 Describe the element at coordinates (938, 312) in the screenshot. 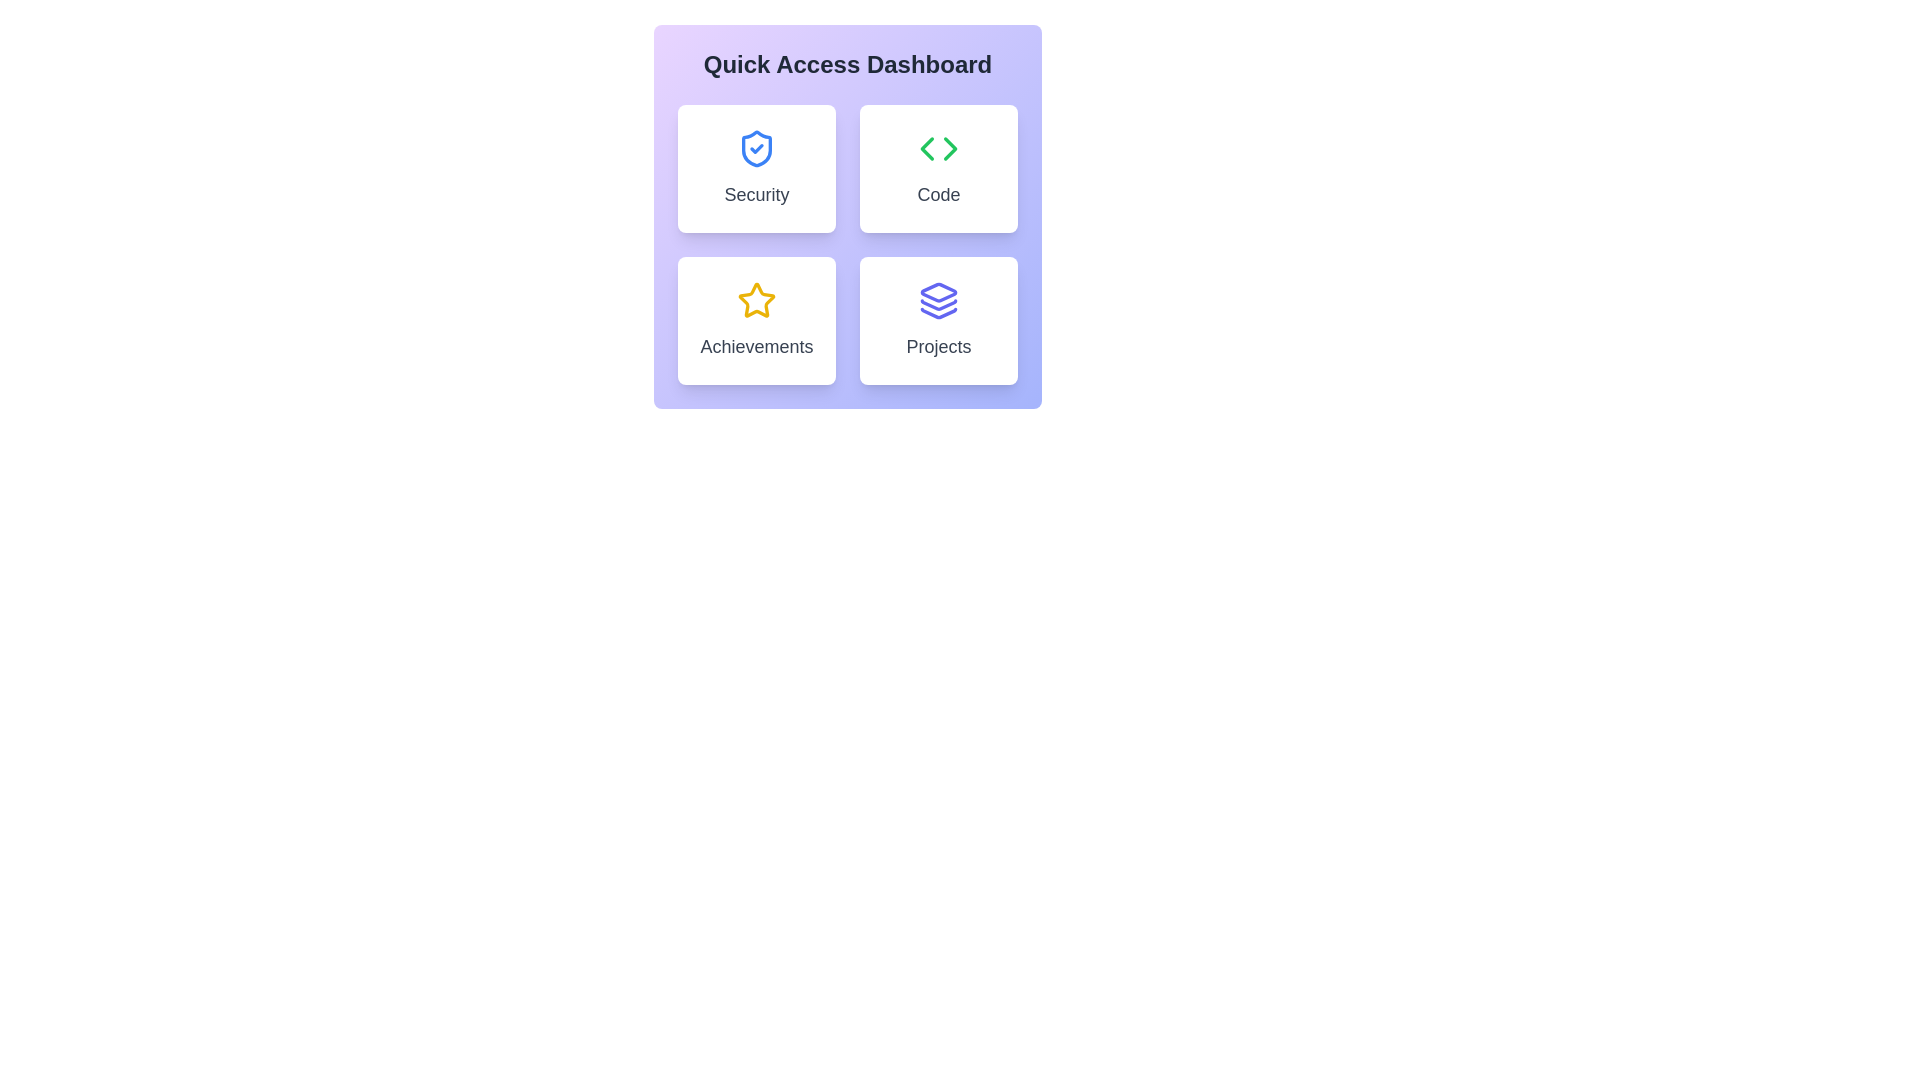

I see `the layered icon located in the center-right quadrant of the interface` at that location.